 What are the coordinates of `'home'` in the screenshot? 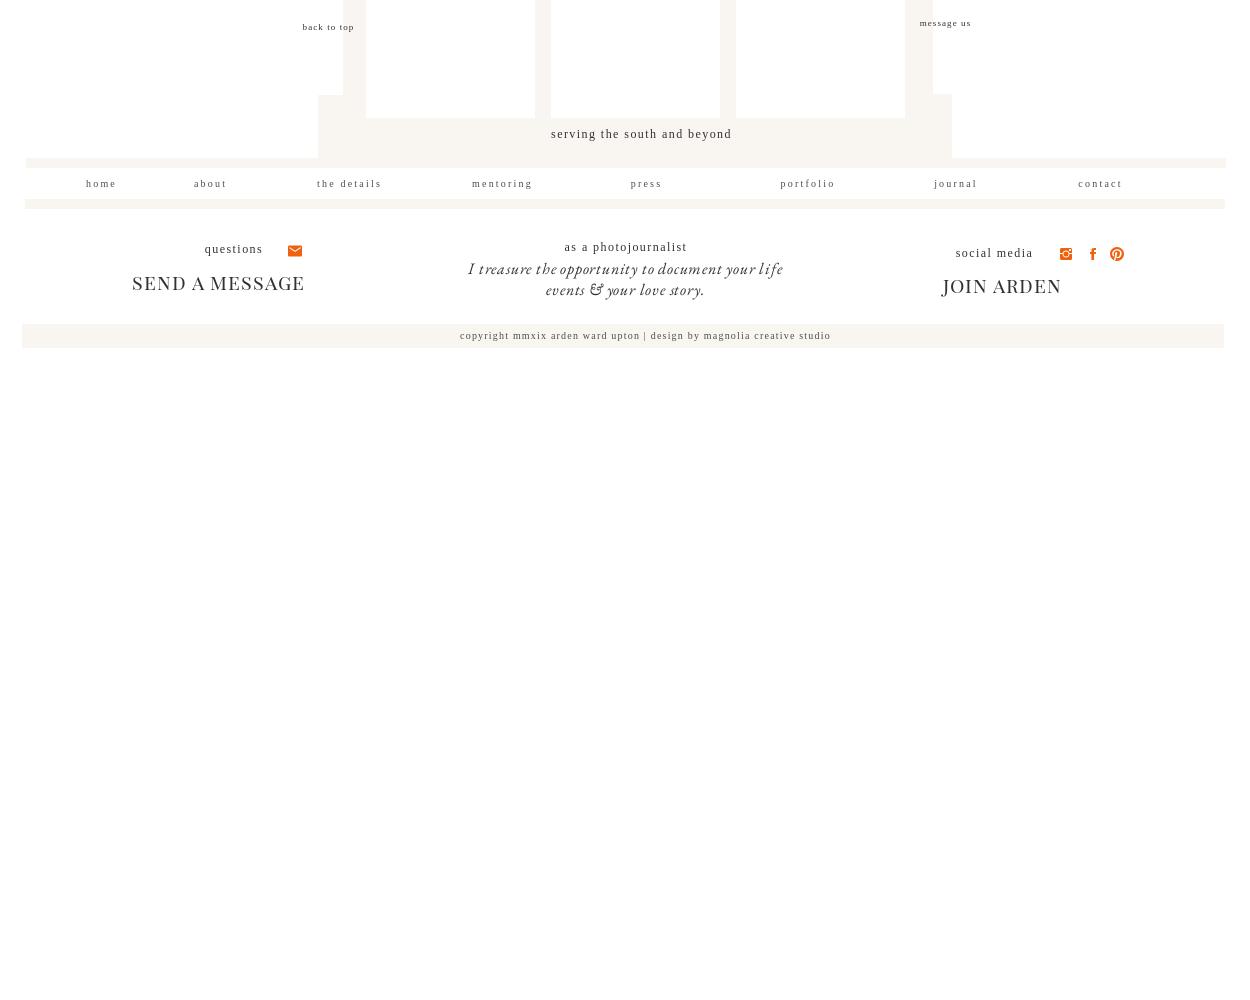 It's located at (100, 183).